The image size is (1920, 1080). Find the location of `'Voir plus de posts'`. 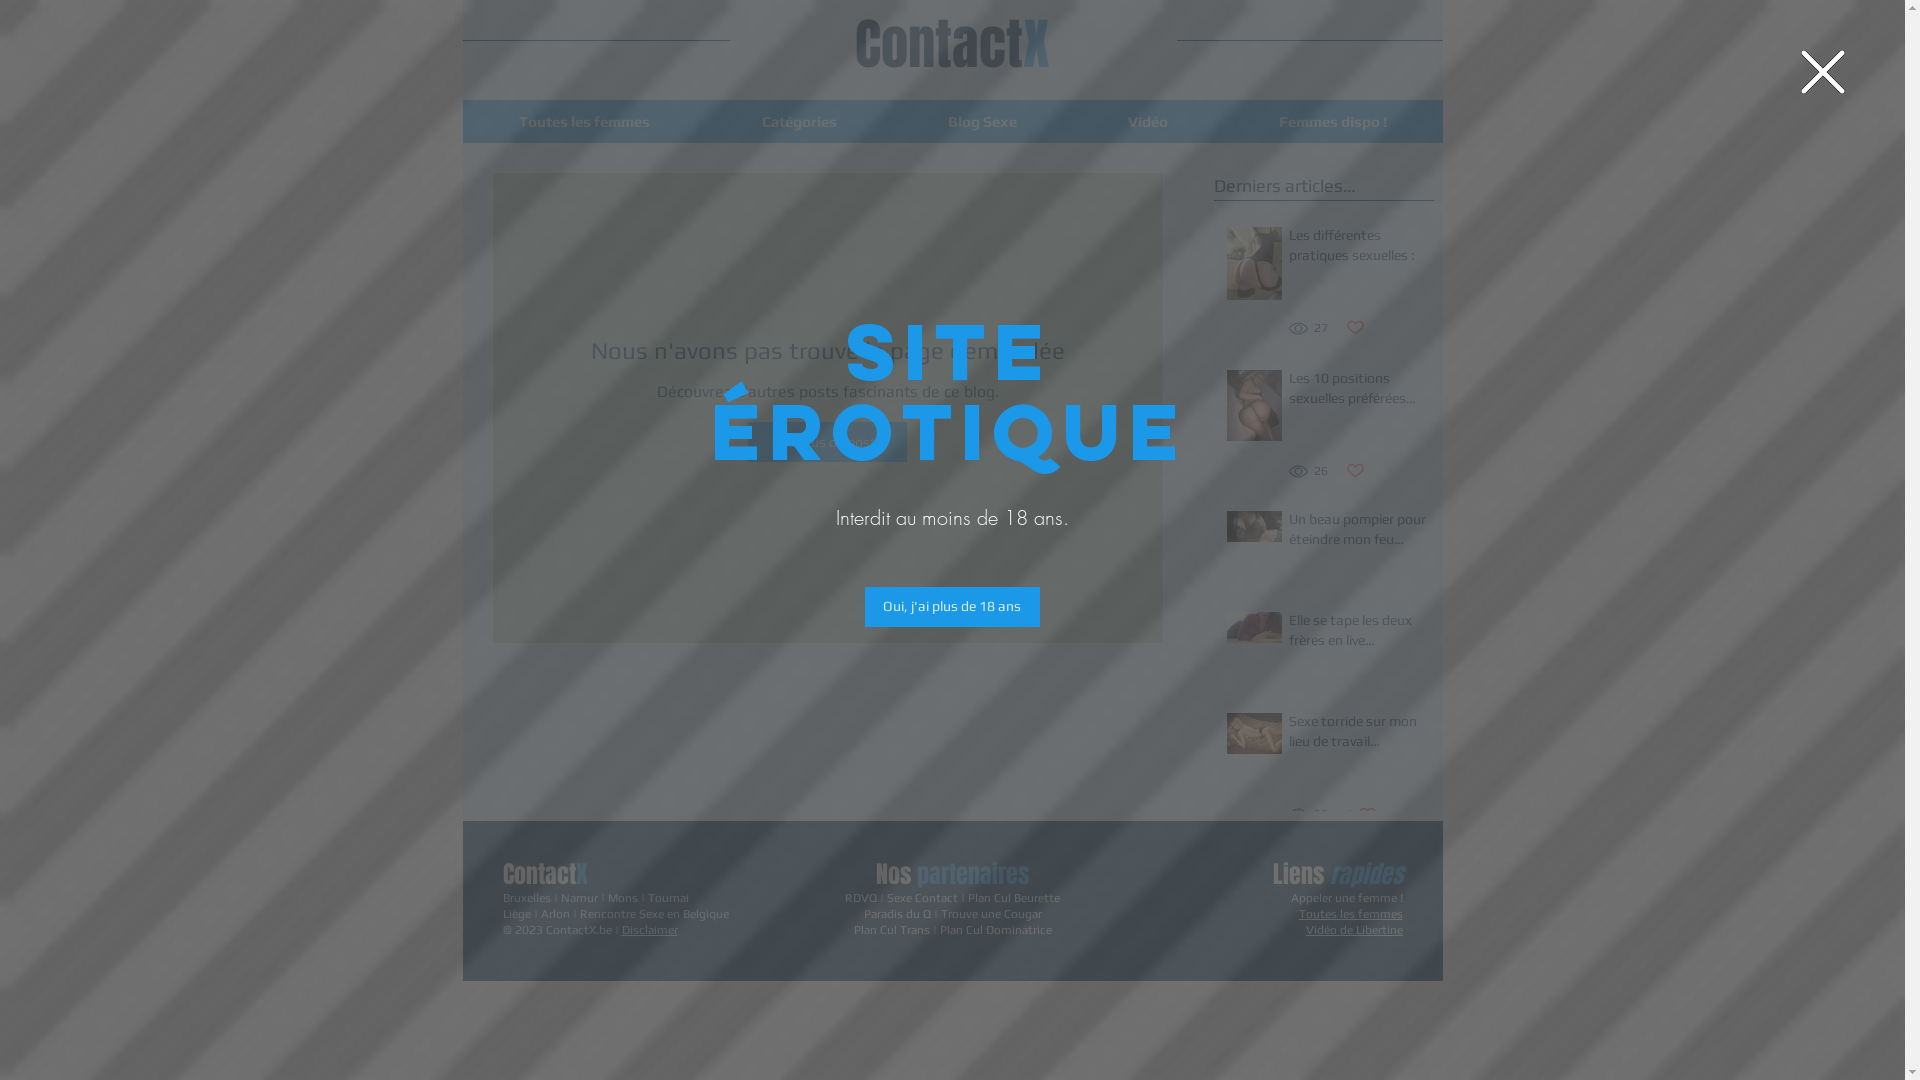

'Voir plus de posts' is located at coordinates (827, 441).